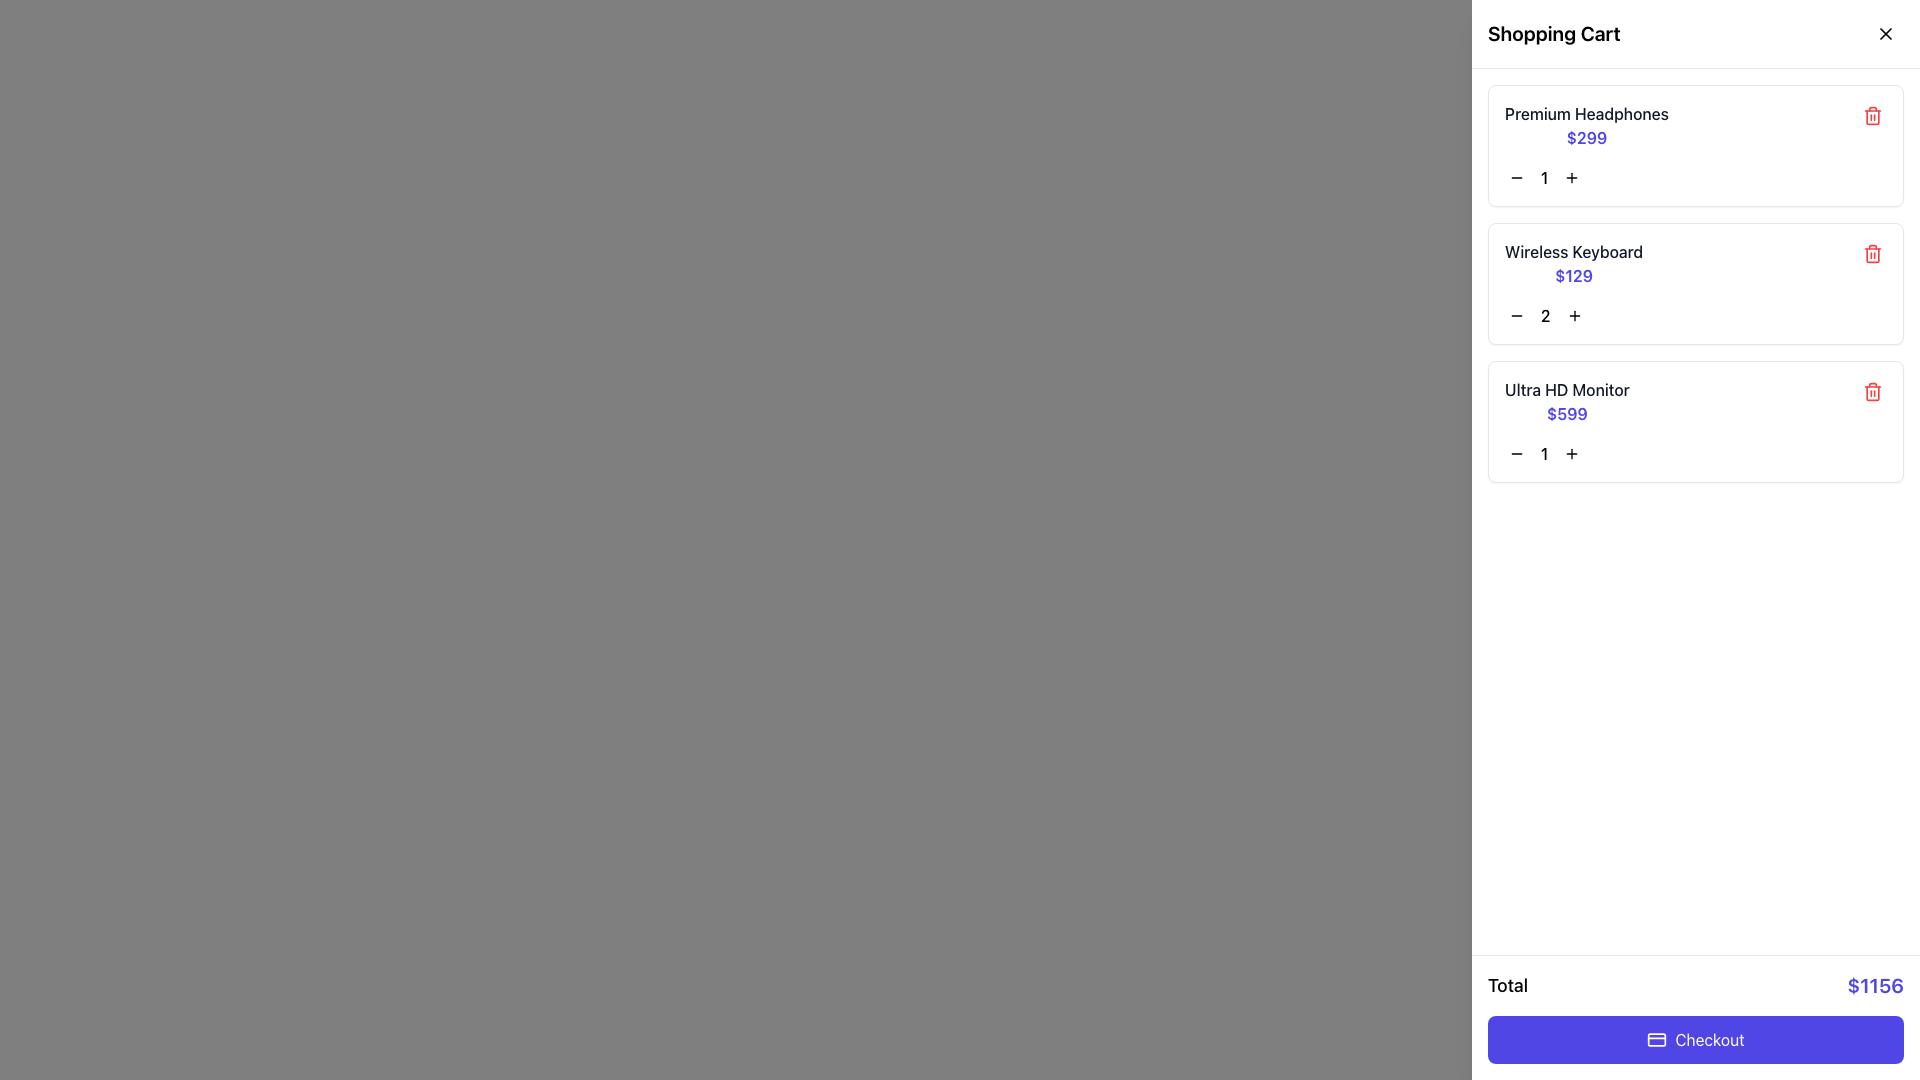  I want to click on the red trash bin icon, so click(1871, 253).